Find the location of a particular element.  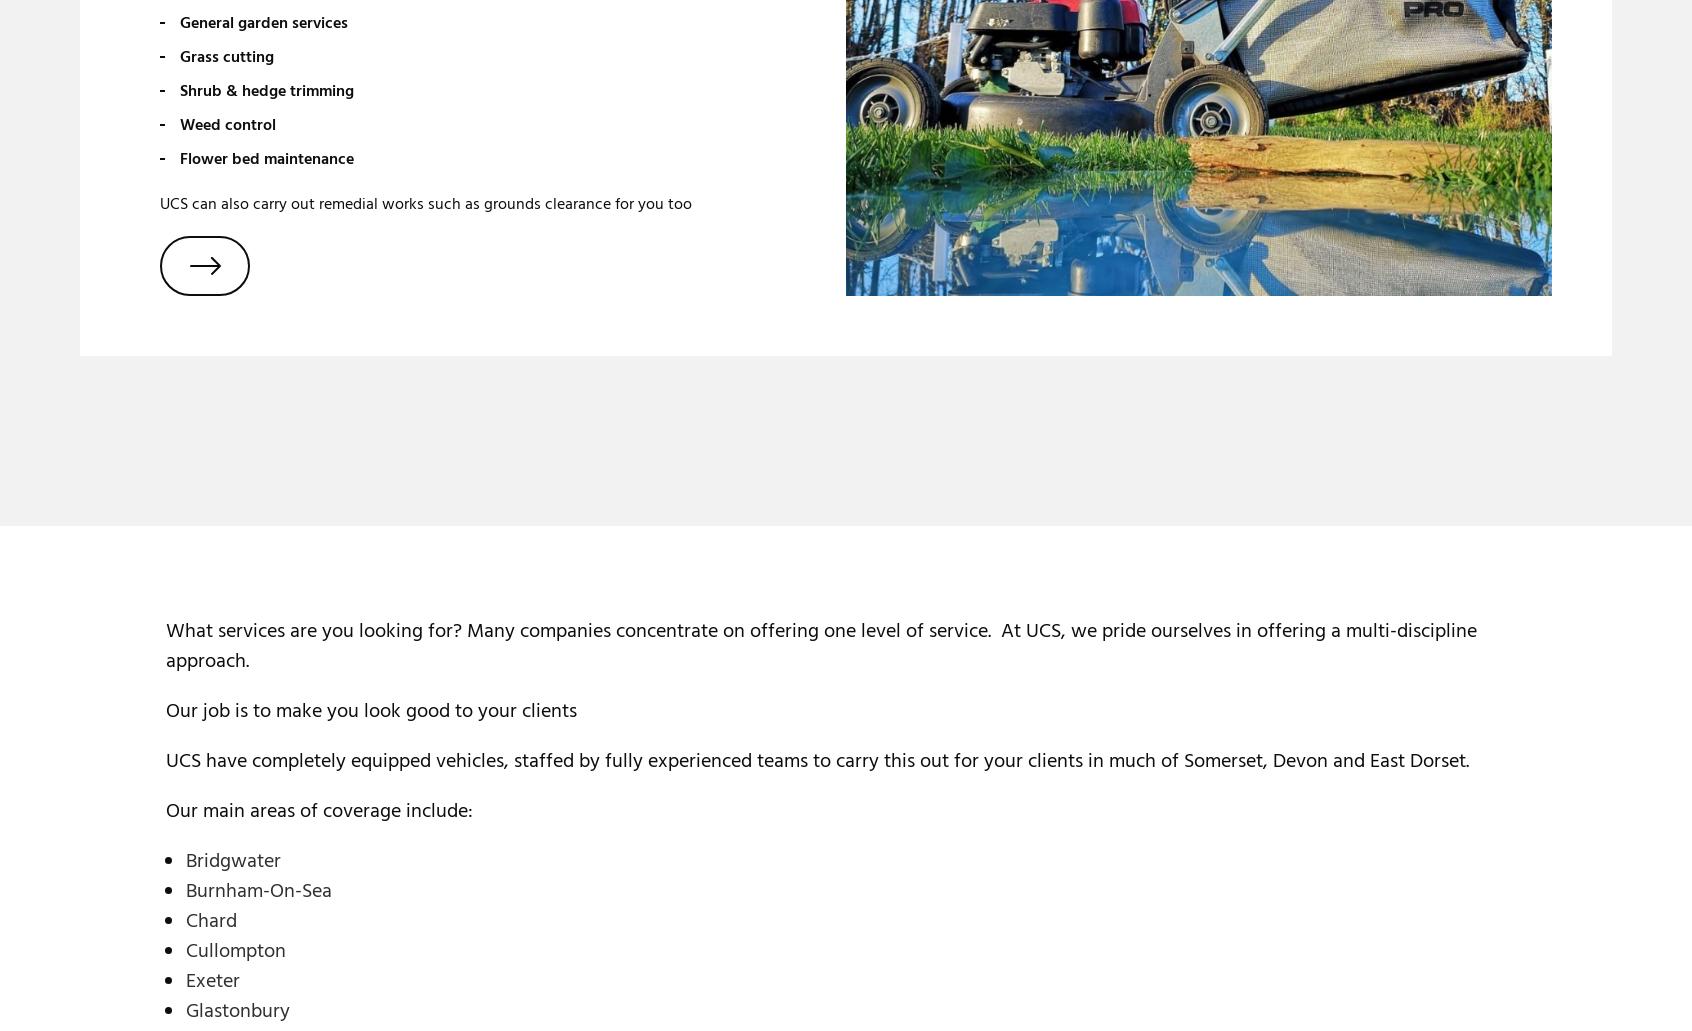

'Flower bed maintenance' is located at coordinates (266, 157).